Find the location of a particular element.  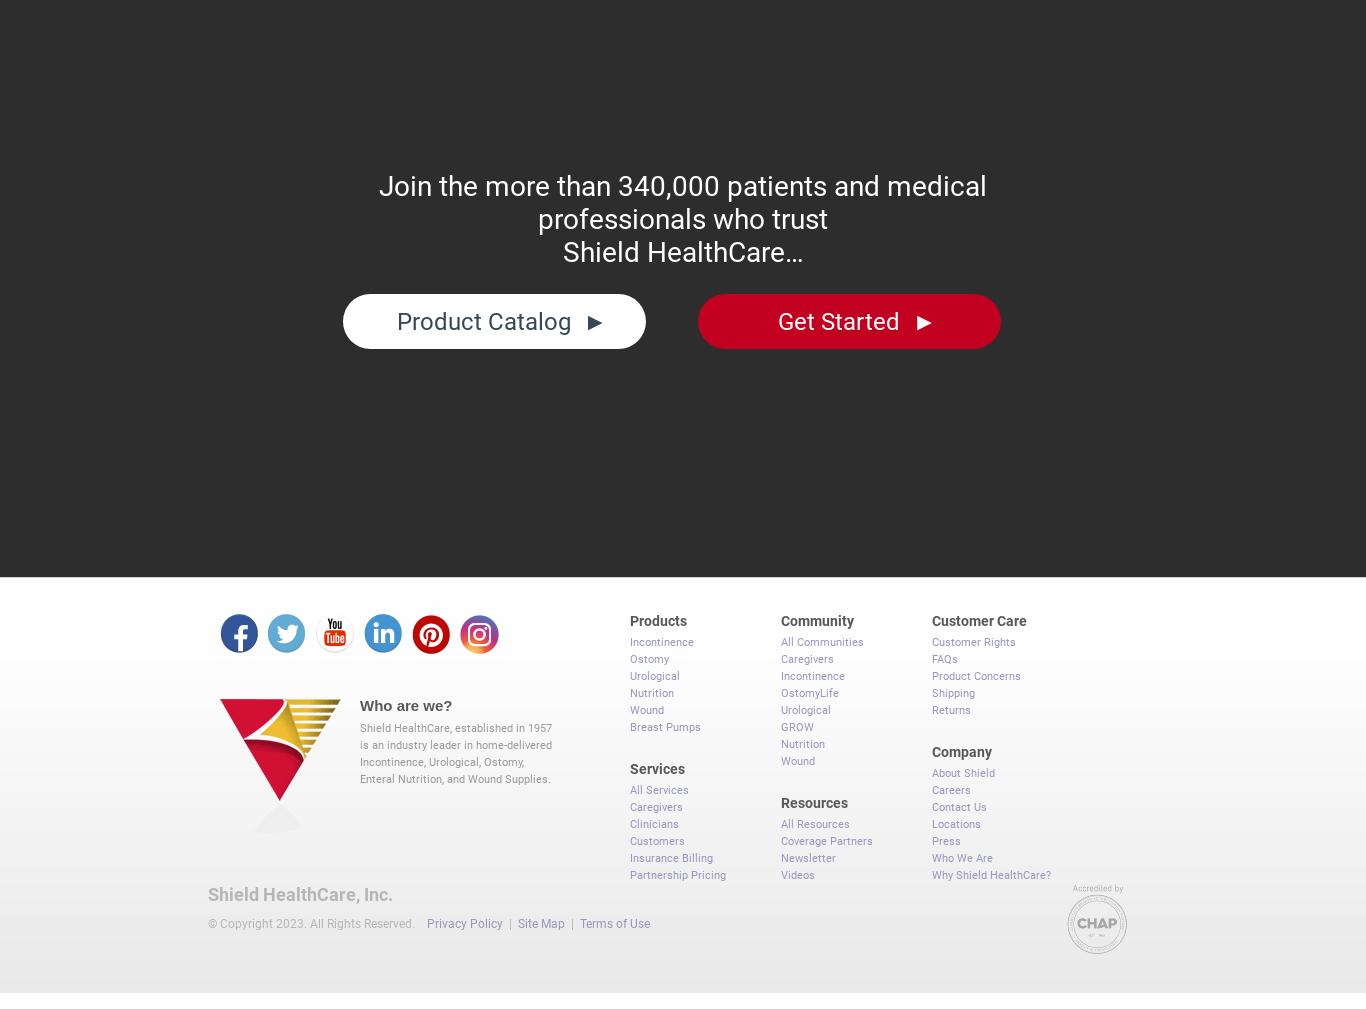

'Why Shield HealthCare?' is located at coordinates (991, 865).